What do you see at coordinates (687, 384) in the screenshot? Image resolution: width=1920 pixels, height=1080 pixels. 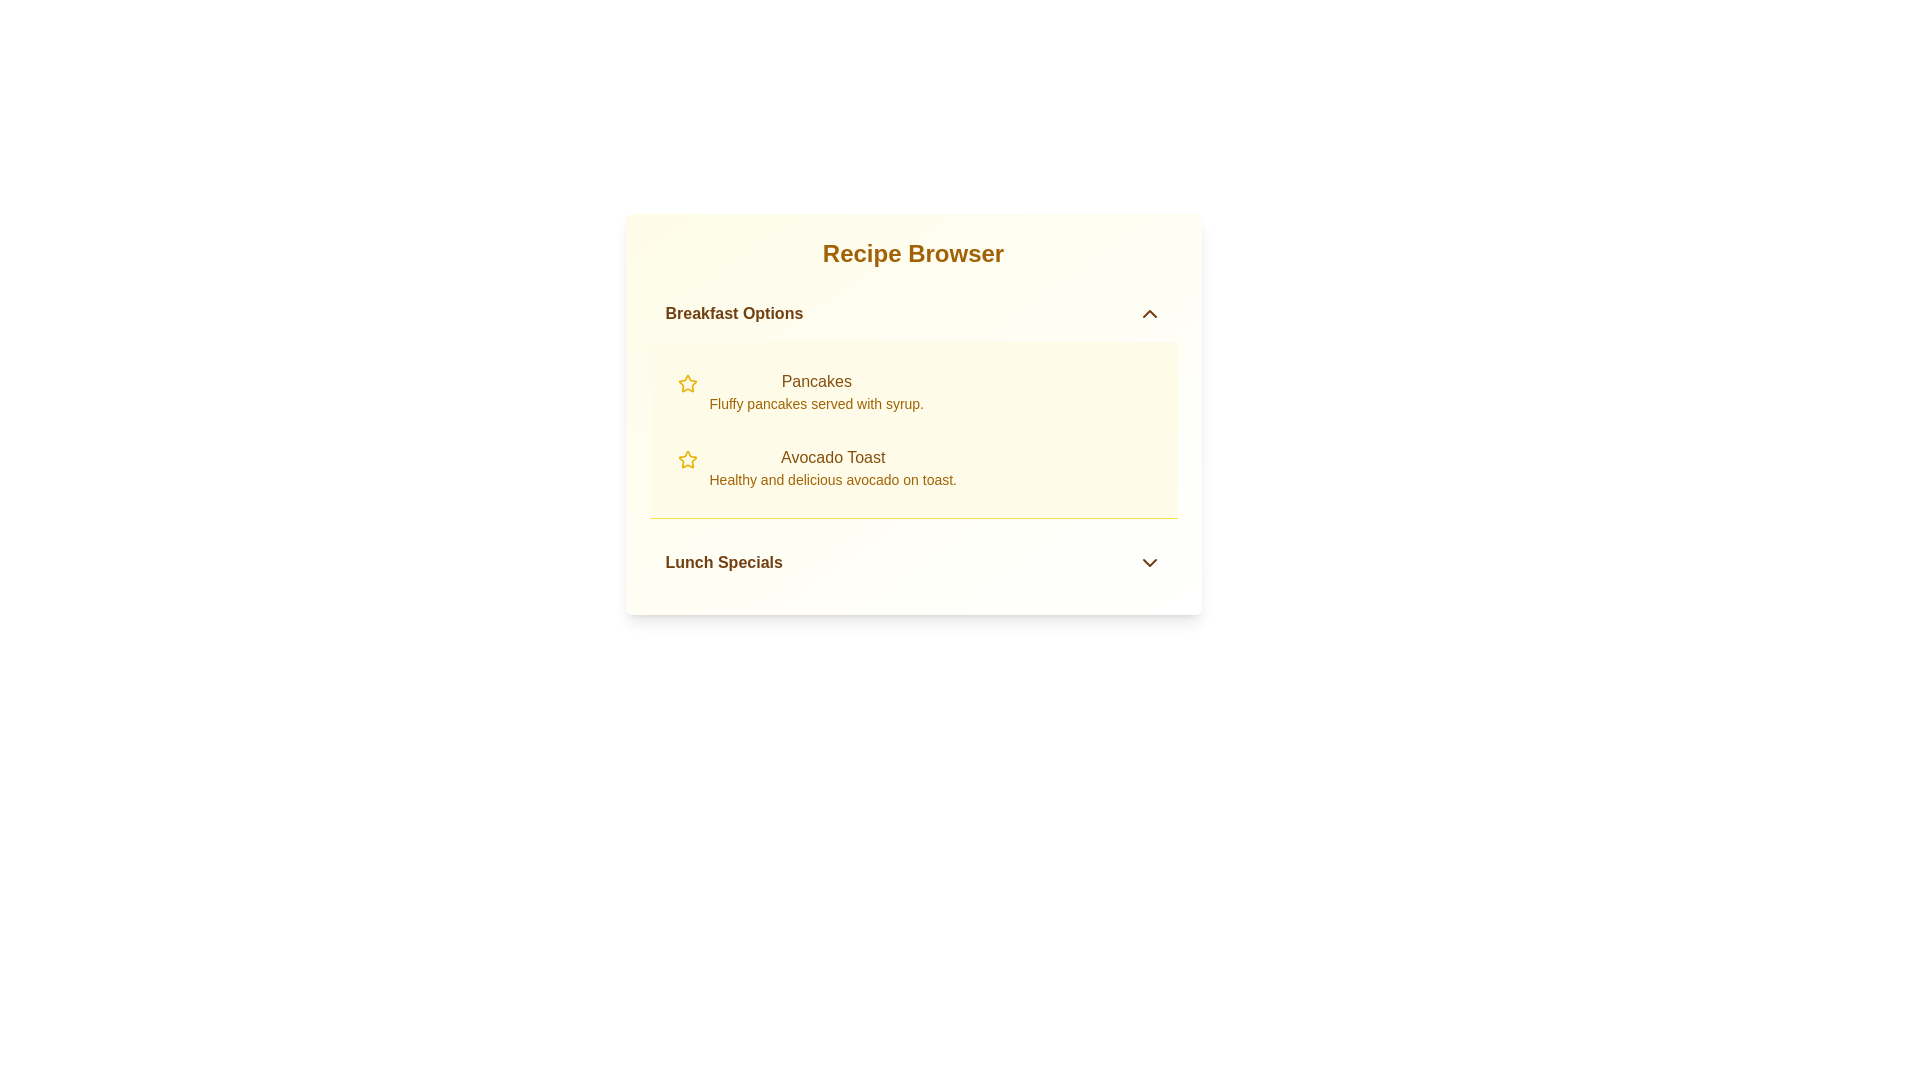 I see `the star icon corresponding to the recipe Pancakes` at bounding box center [687, 384].